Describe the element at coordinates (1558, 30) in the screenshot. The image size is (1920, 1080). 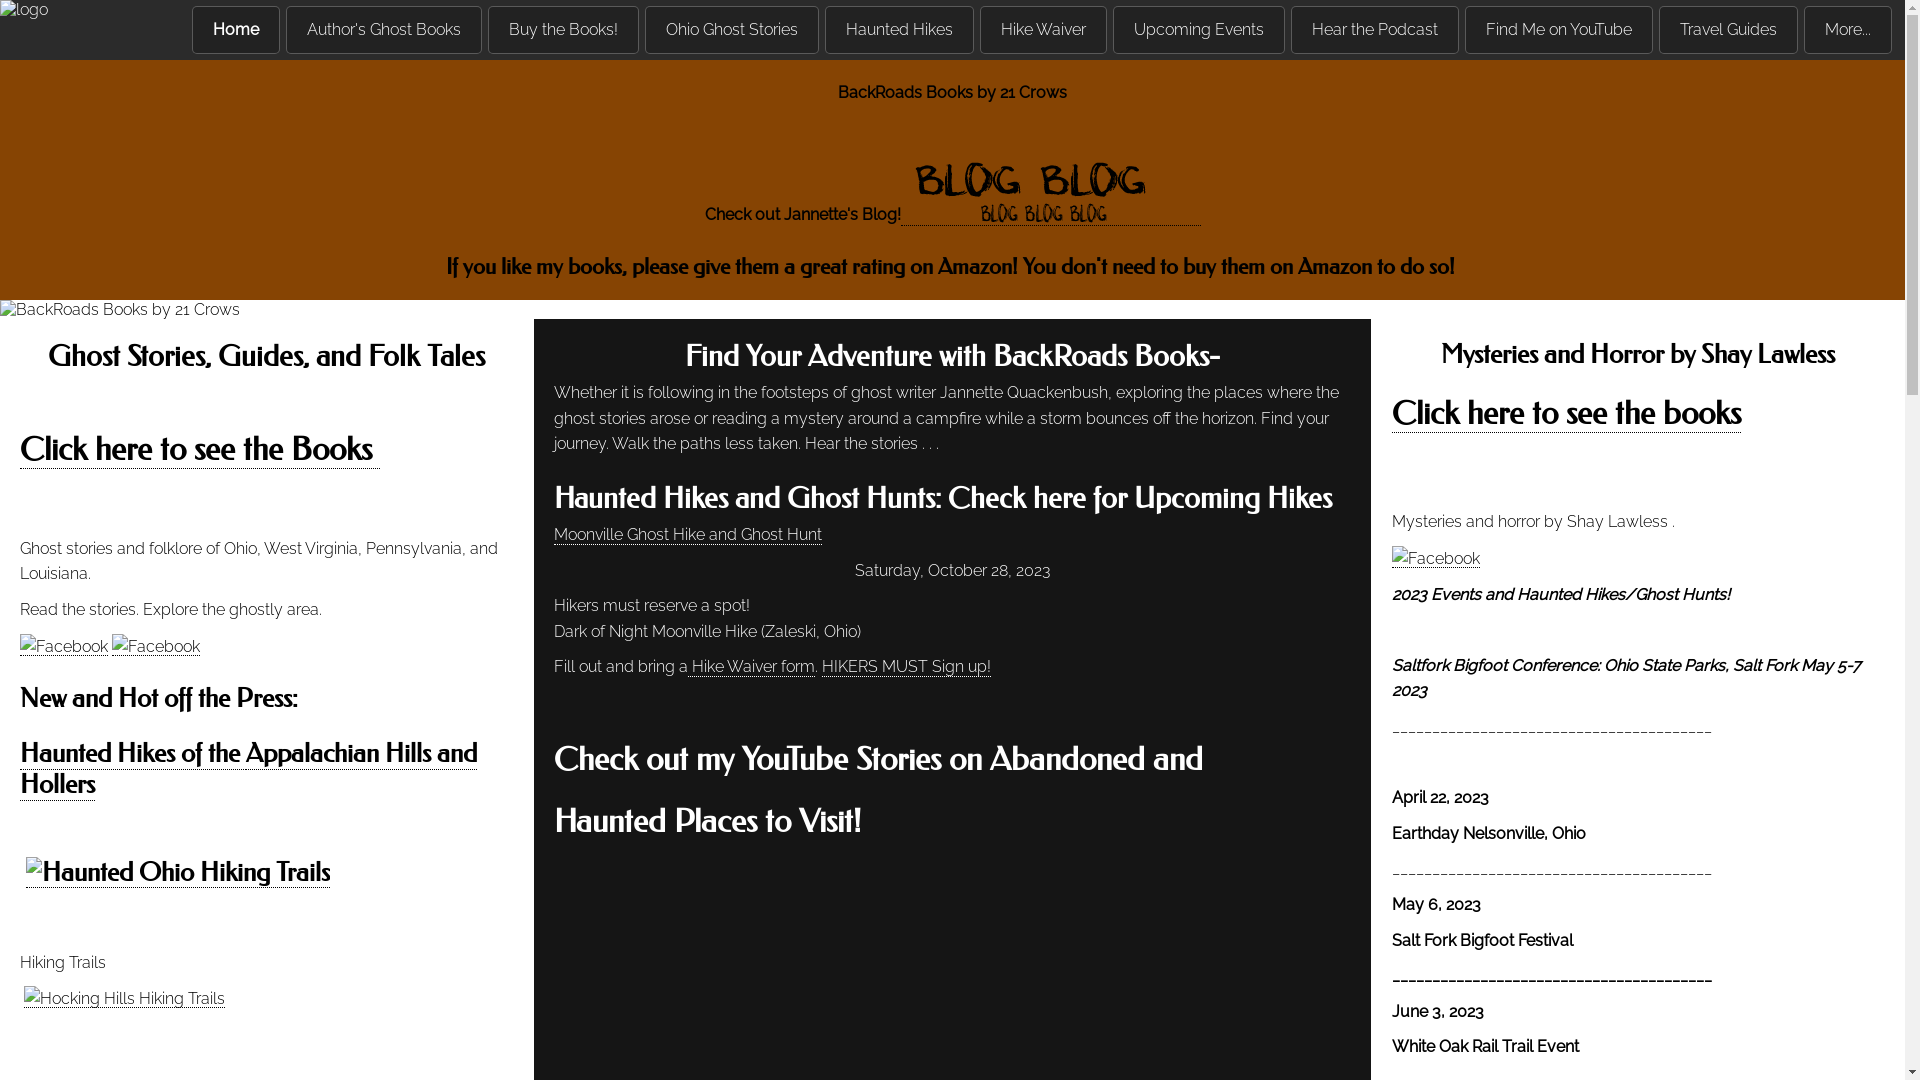
I see `'Find Me on YouTube'` at that location.